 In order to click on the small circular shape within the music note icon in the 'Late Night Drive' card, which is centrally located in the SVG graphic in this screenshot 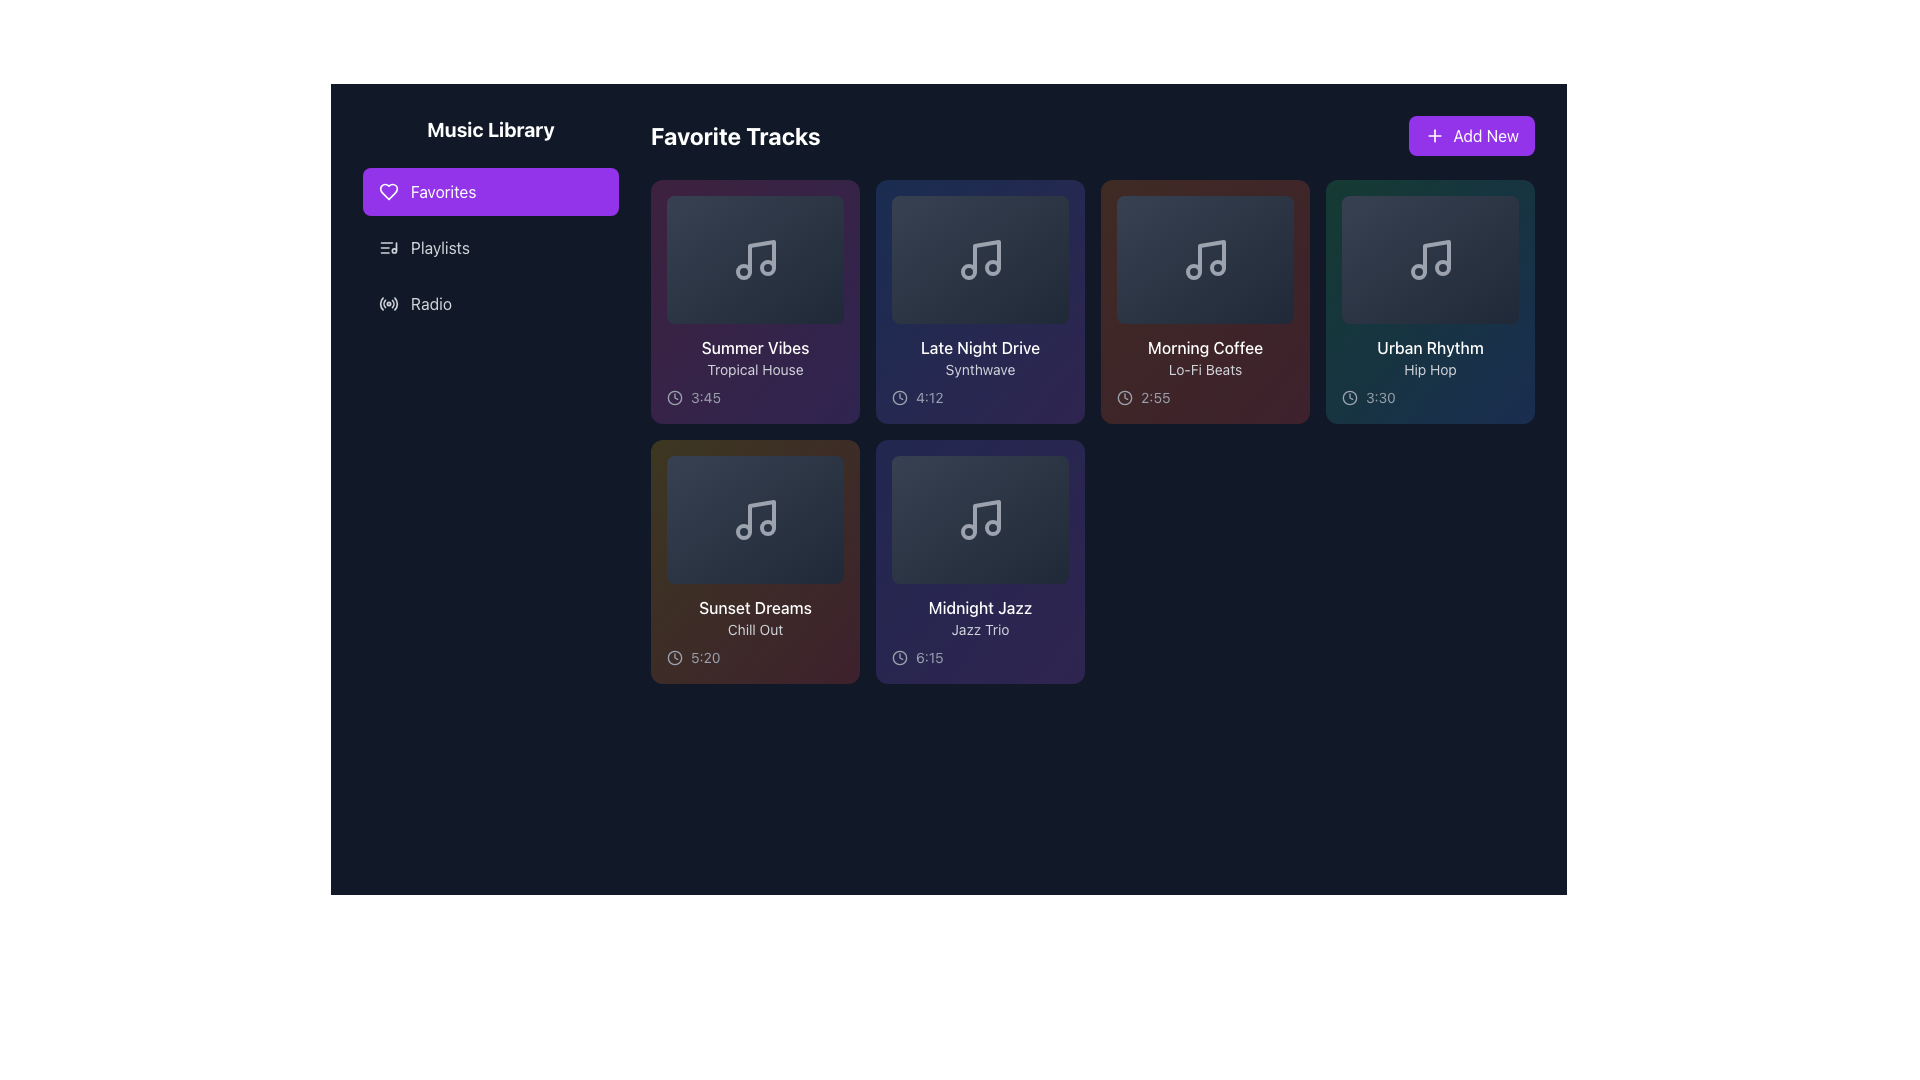, I will do `click(968, 272)`.